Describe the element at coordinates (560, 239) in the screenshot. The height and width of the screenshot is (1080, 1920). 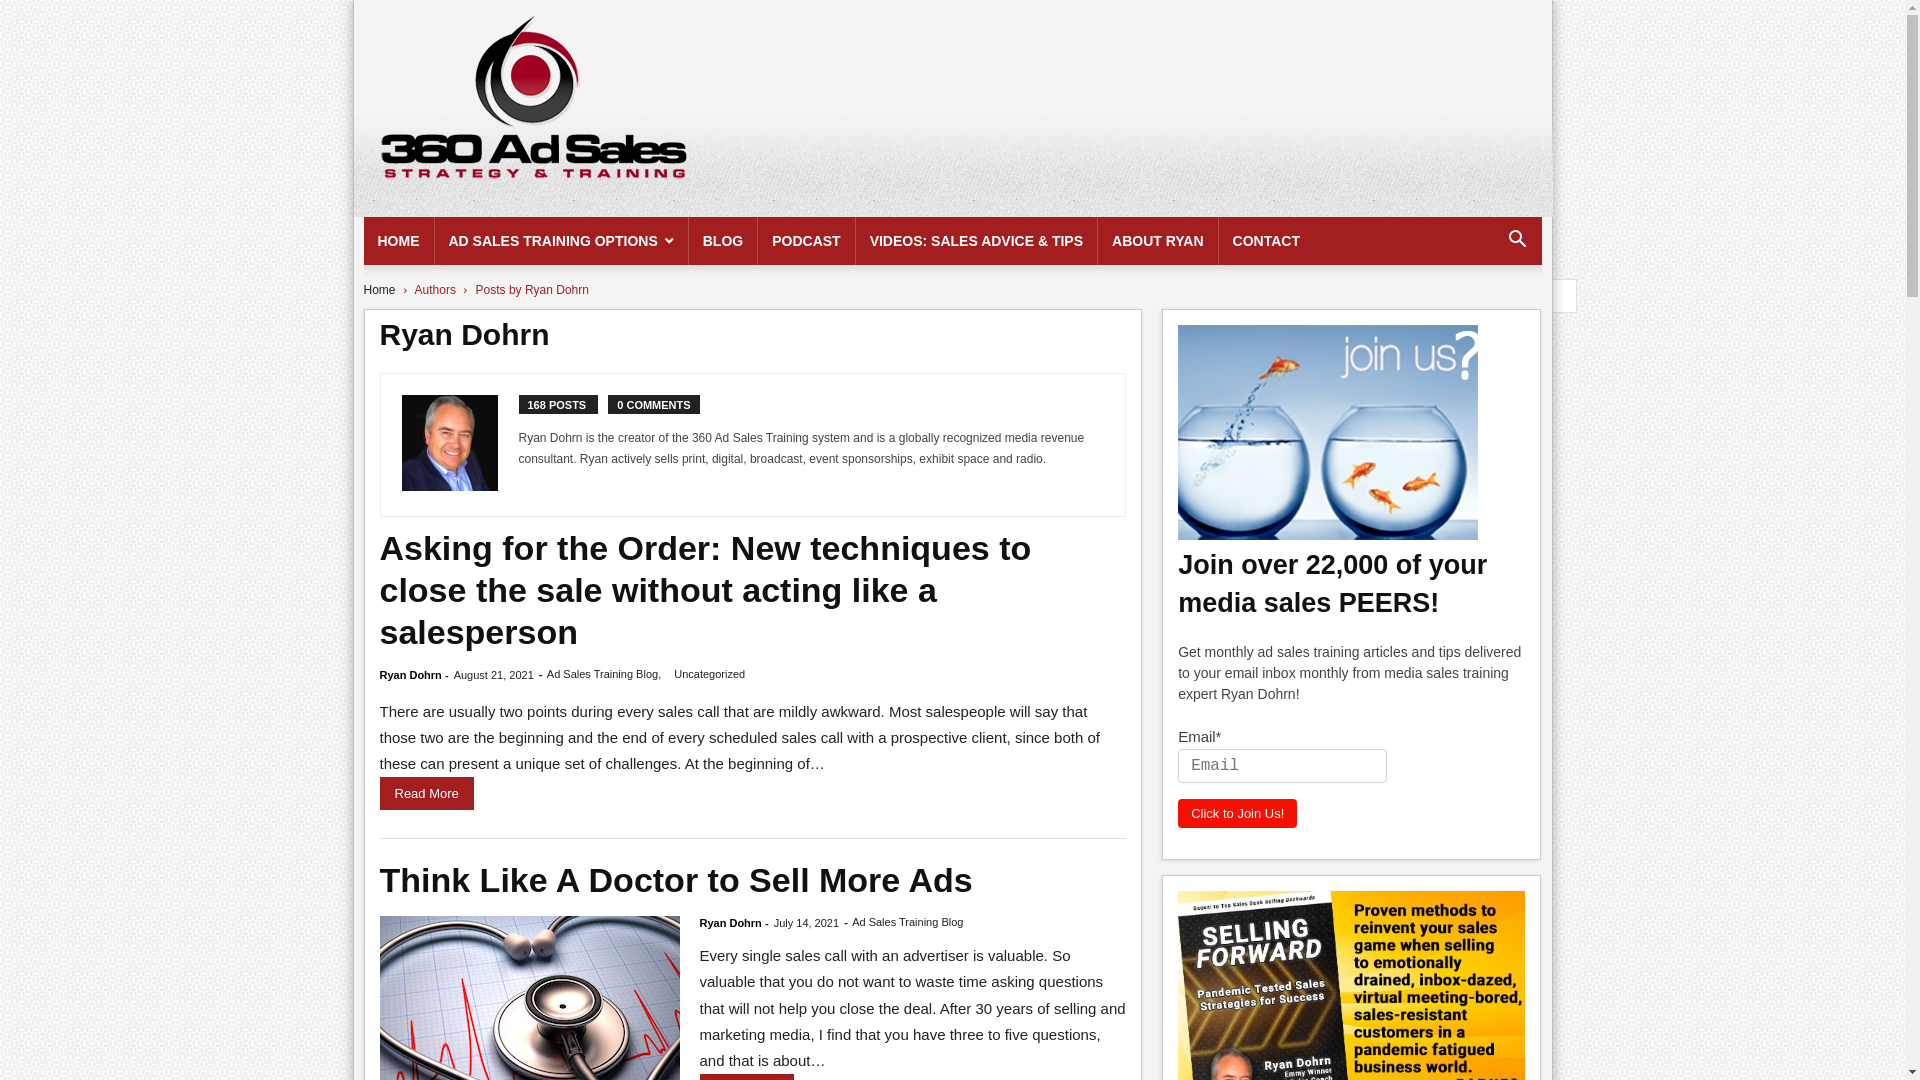
I see `'AD SALES TRAINING OPTIONS'` at that location.